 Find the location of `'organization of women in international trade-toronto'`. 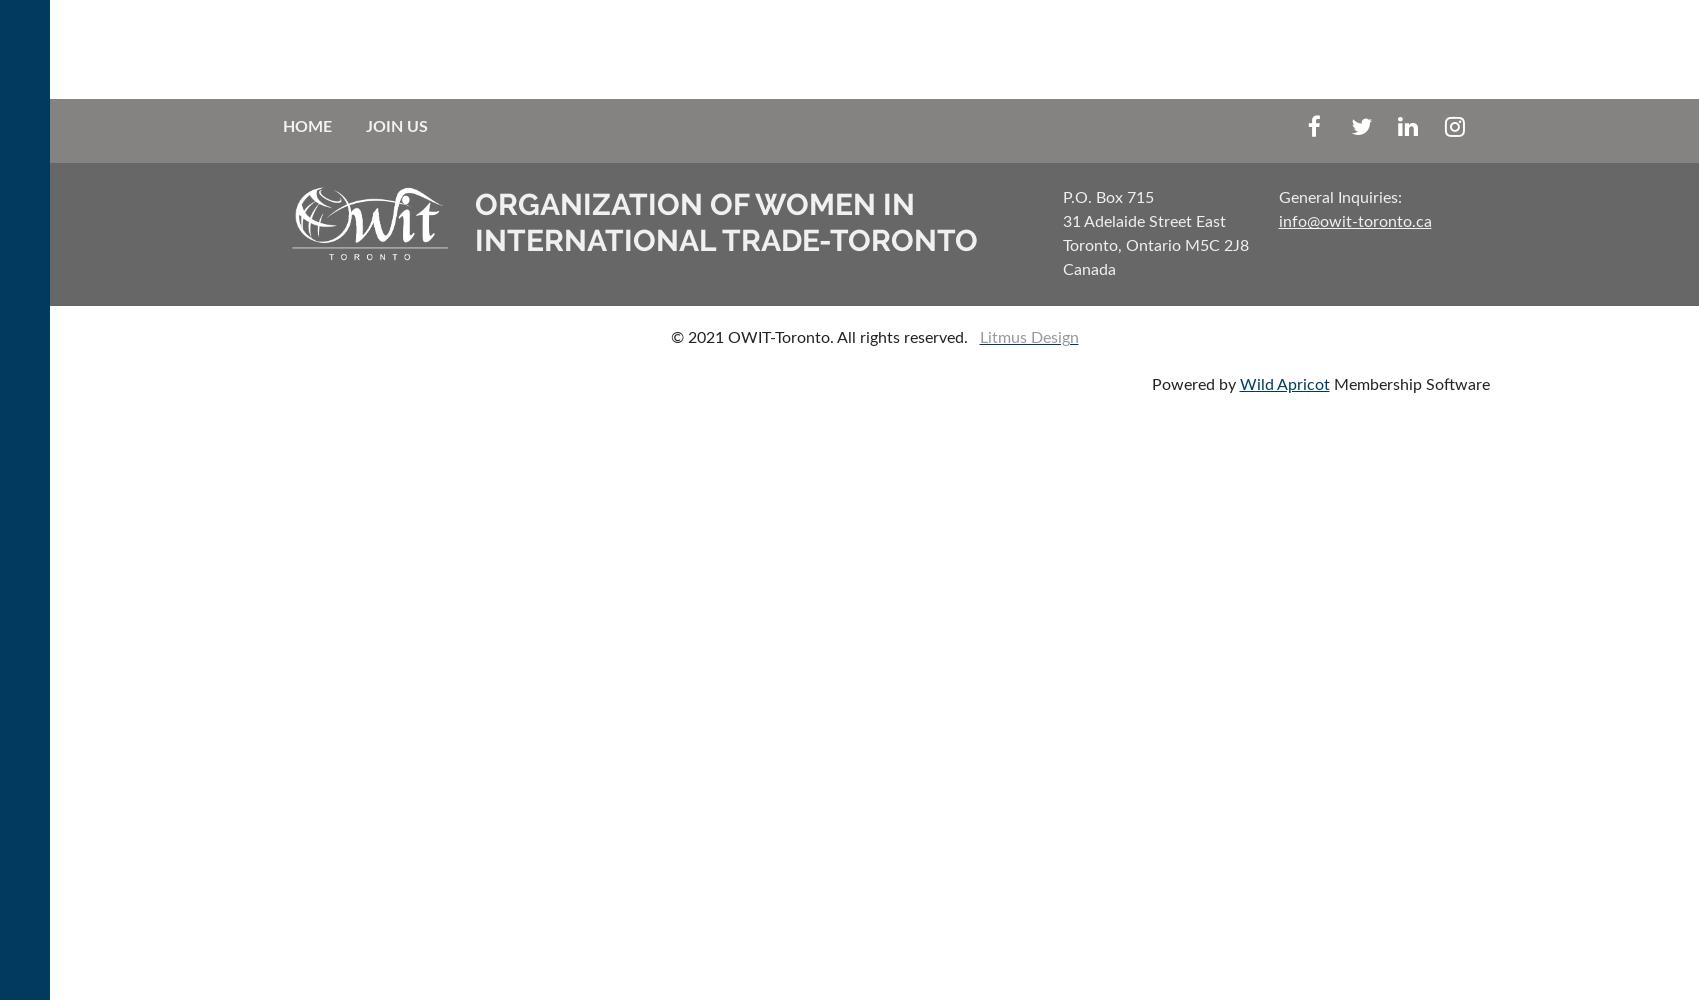

'organization of women in international trade-toronto' is located at coordinates (473, 221).